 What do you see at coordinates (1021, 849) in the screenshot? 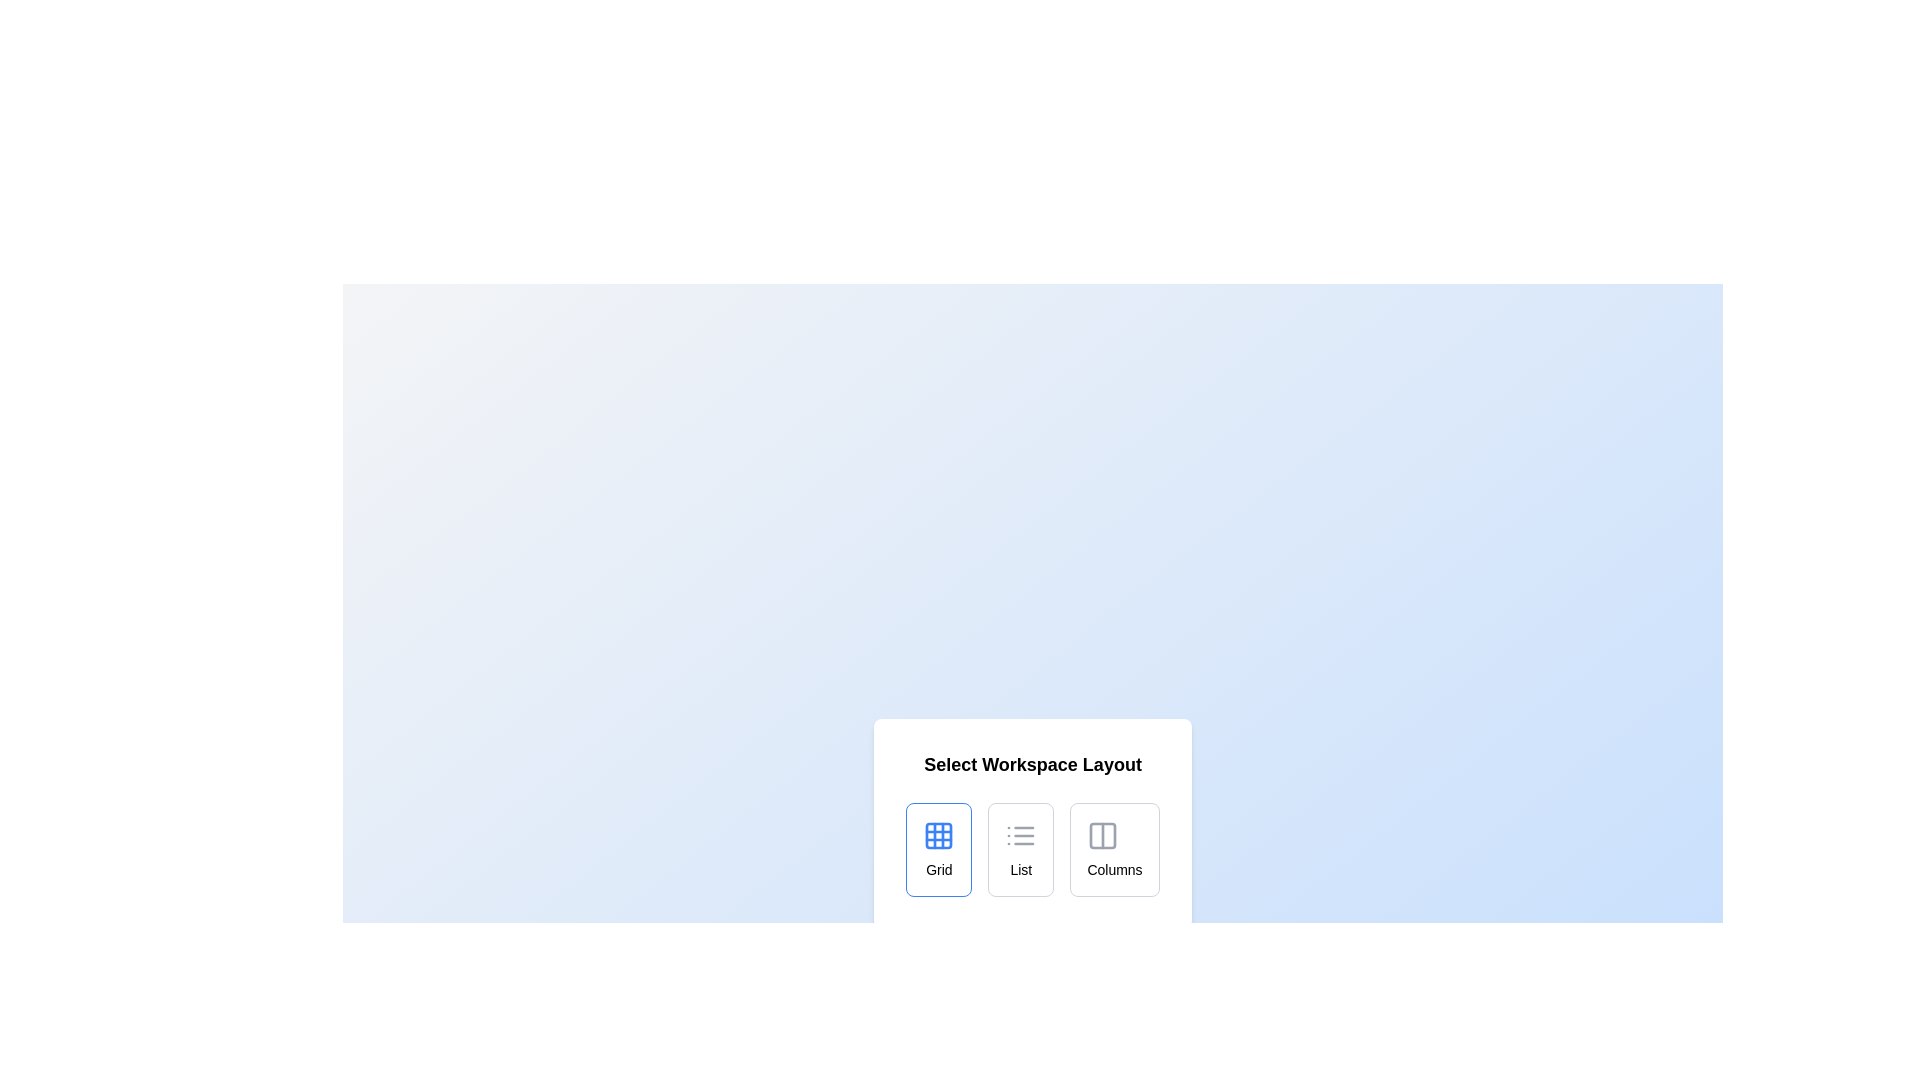
I see `the layout option List to observe visual feedback` at bounding box center [1021, 849].